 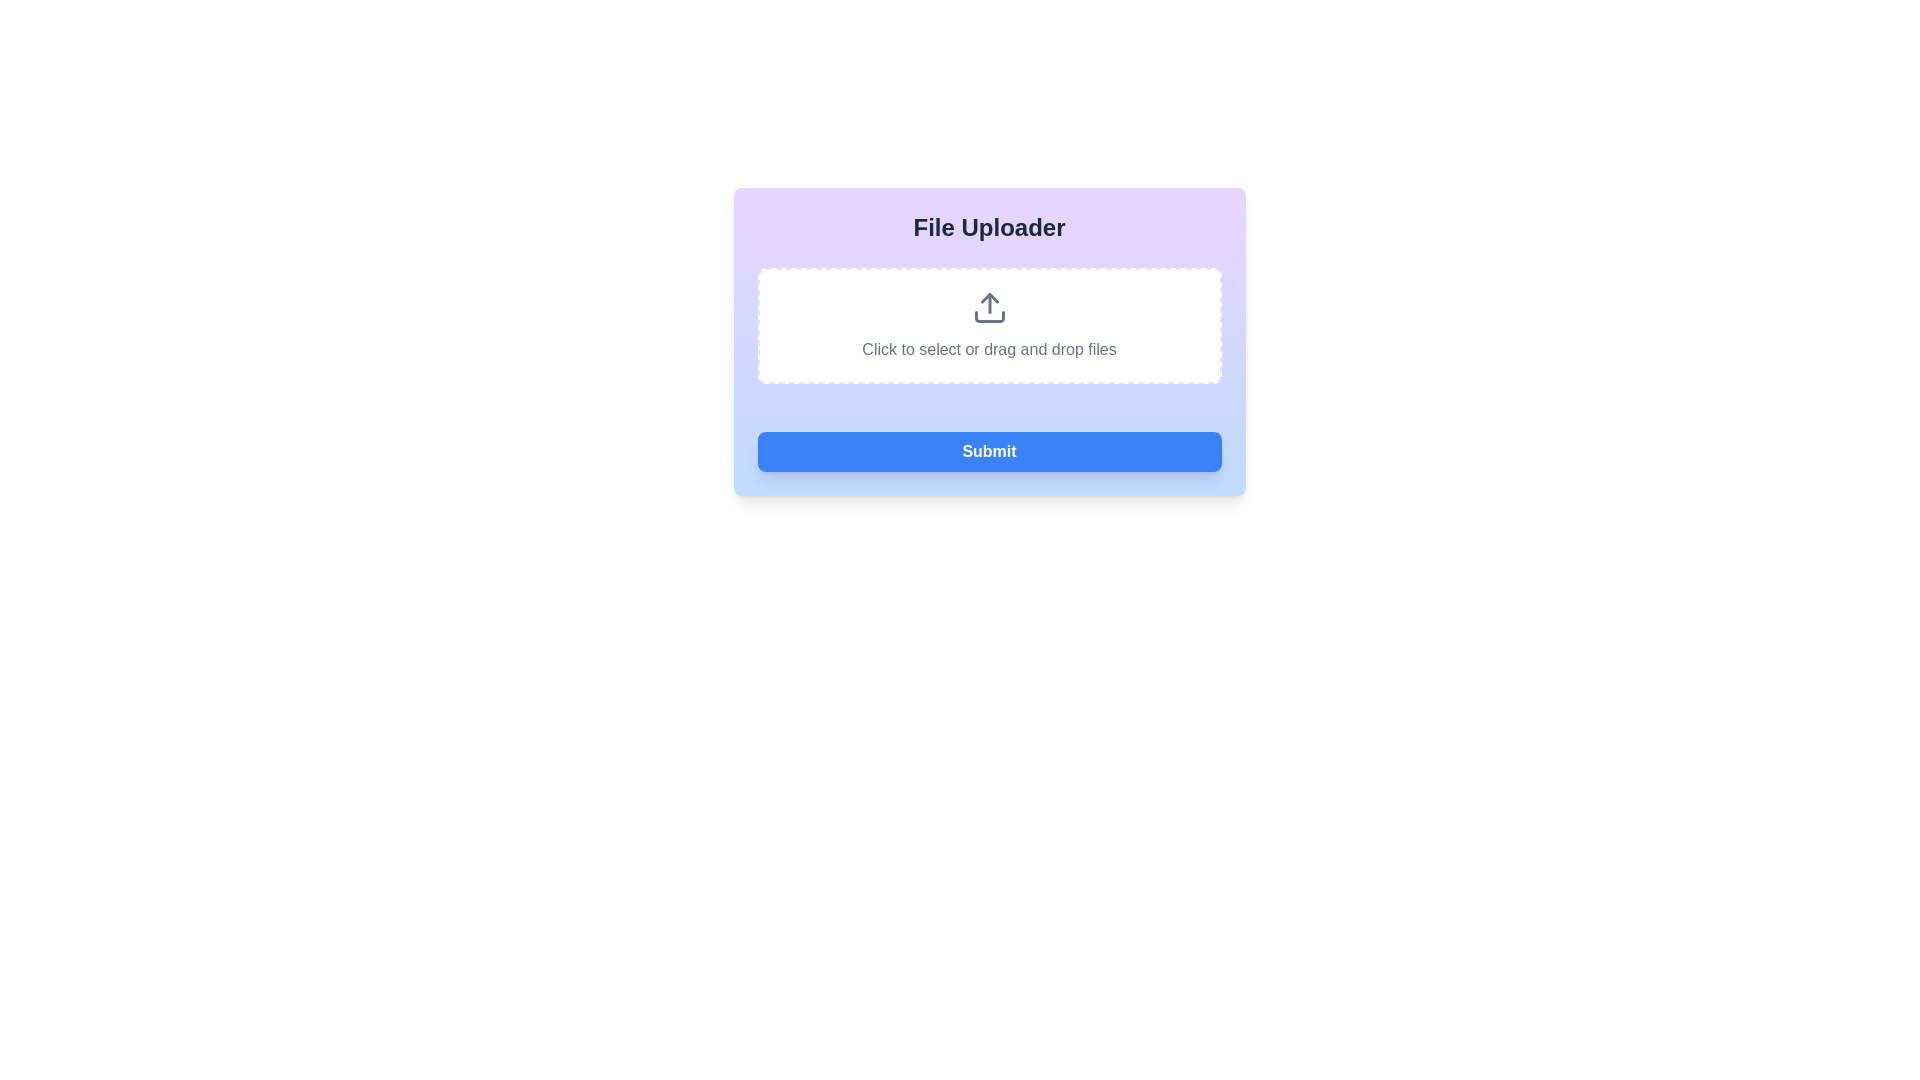 I want to click on the static text label that serves as the title of the file upload section, which is positioned above the clickable area for file selection and the Submit button, so click(x=989, y=226).